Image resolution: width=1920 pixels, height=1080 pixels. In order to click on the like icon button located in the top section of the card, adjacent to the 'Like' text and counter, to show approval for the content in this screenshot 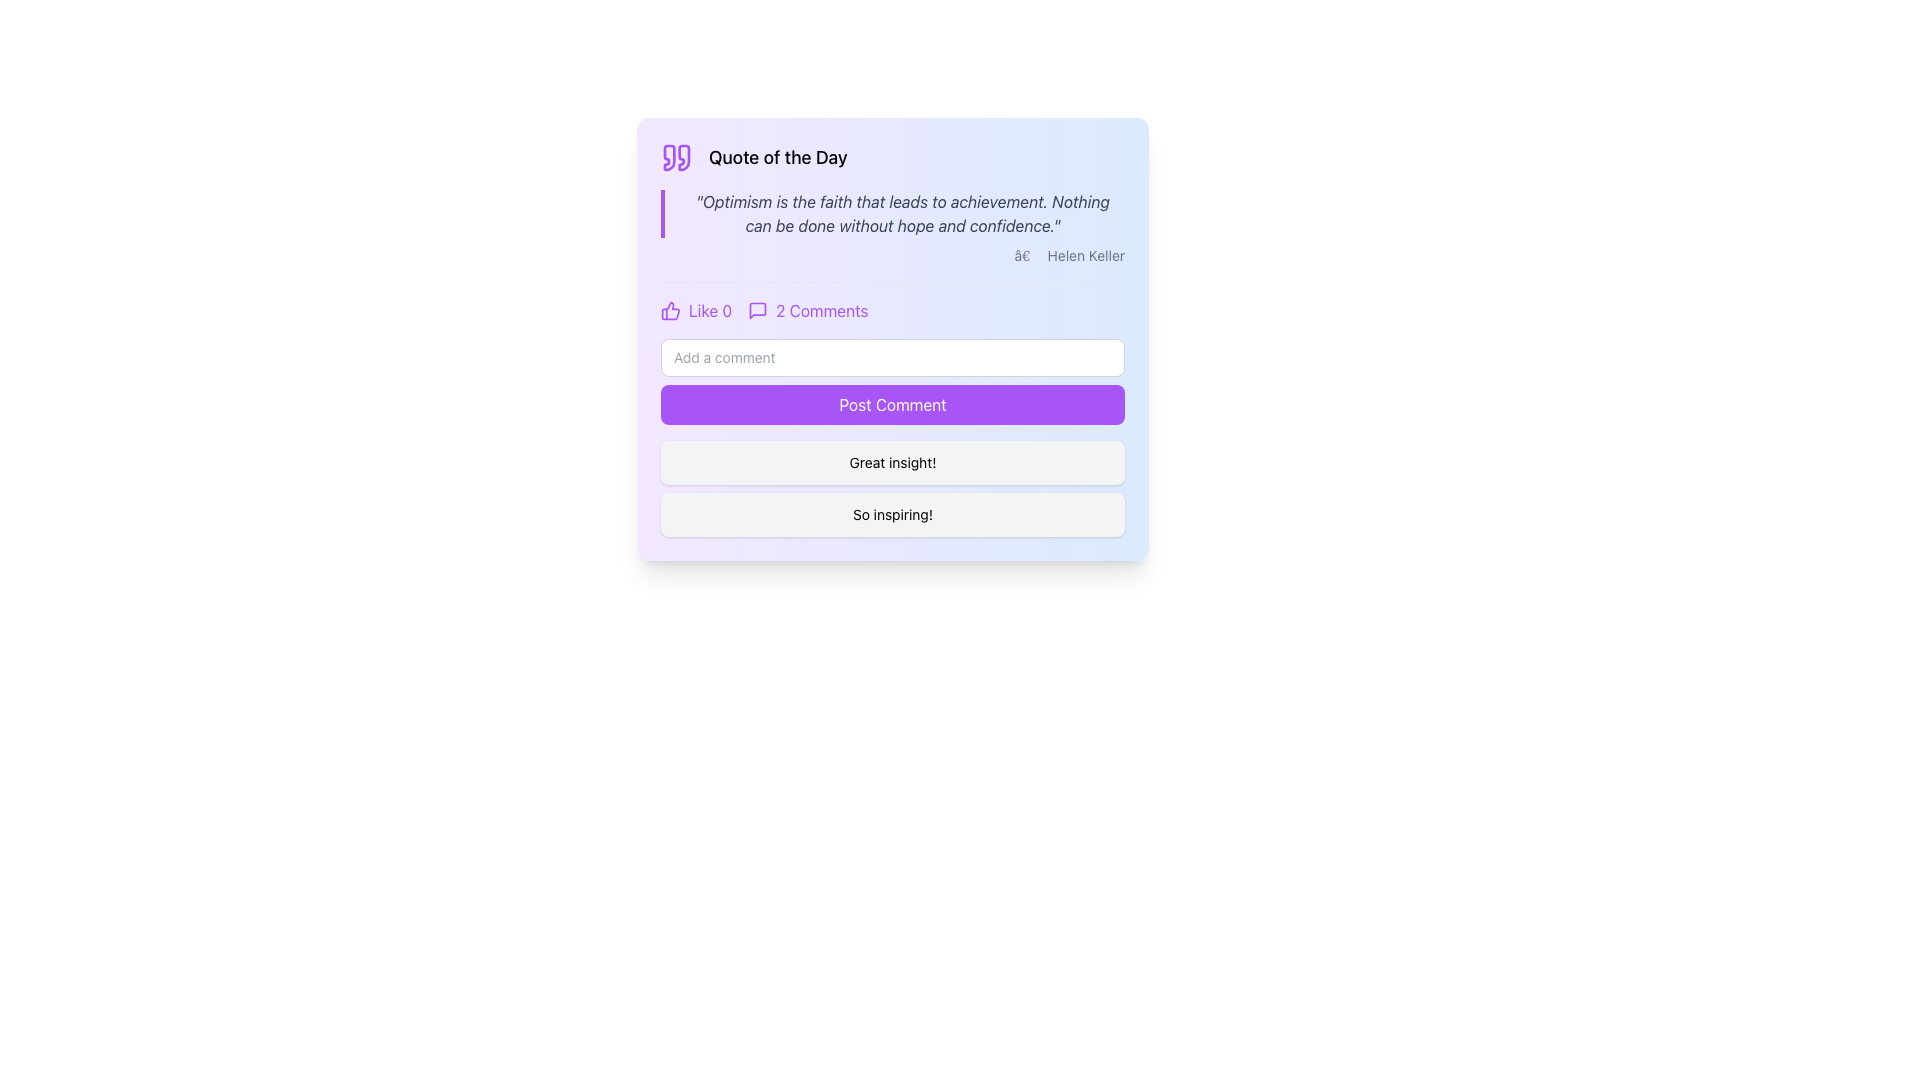, I will do `click(671, 311)`.